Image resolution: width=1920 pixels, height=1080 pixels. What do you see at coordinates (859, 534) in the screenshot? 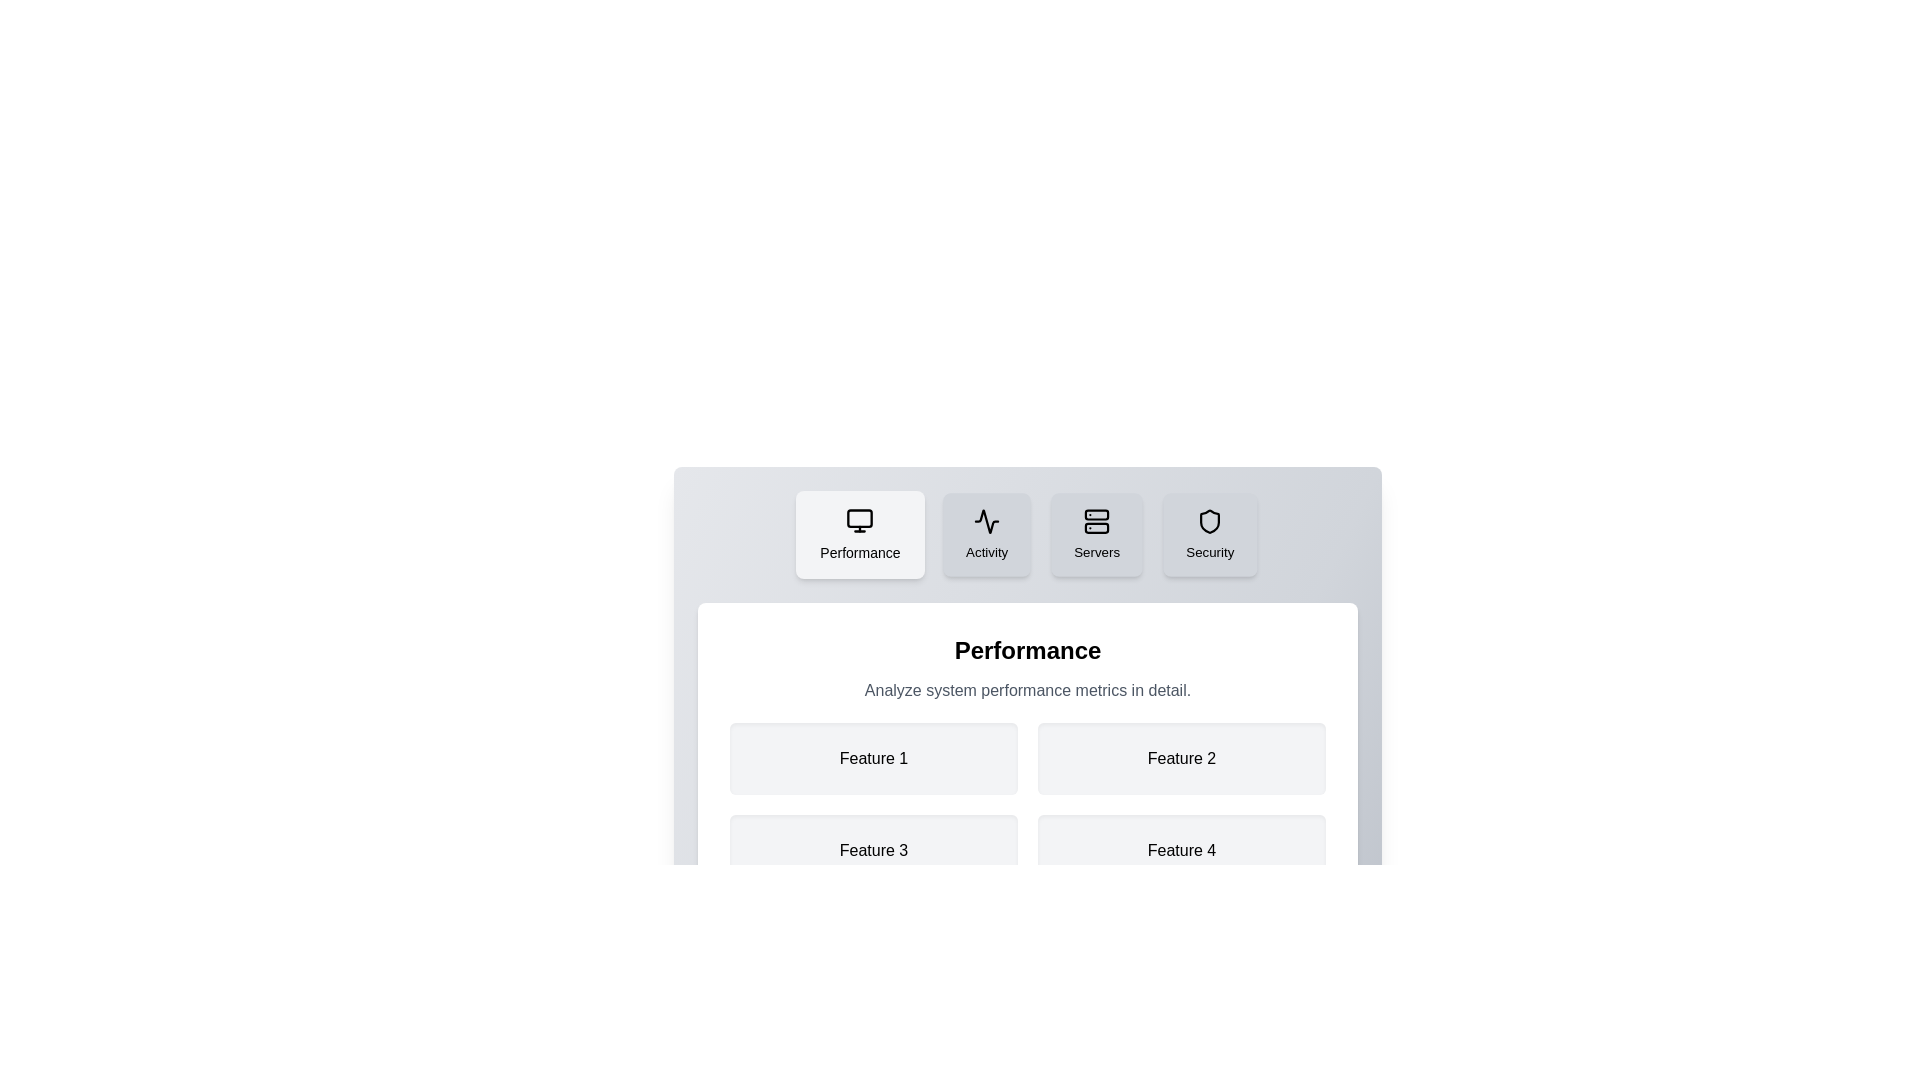
I see `the Performance tab to view its content` at bounding box center [859, 534].